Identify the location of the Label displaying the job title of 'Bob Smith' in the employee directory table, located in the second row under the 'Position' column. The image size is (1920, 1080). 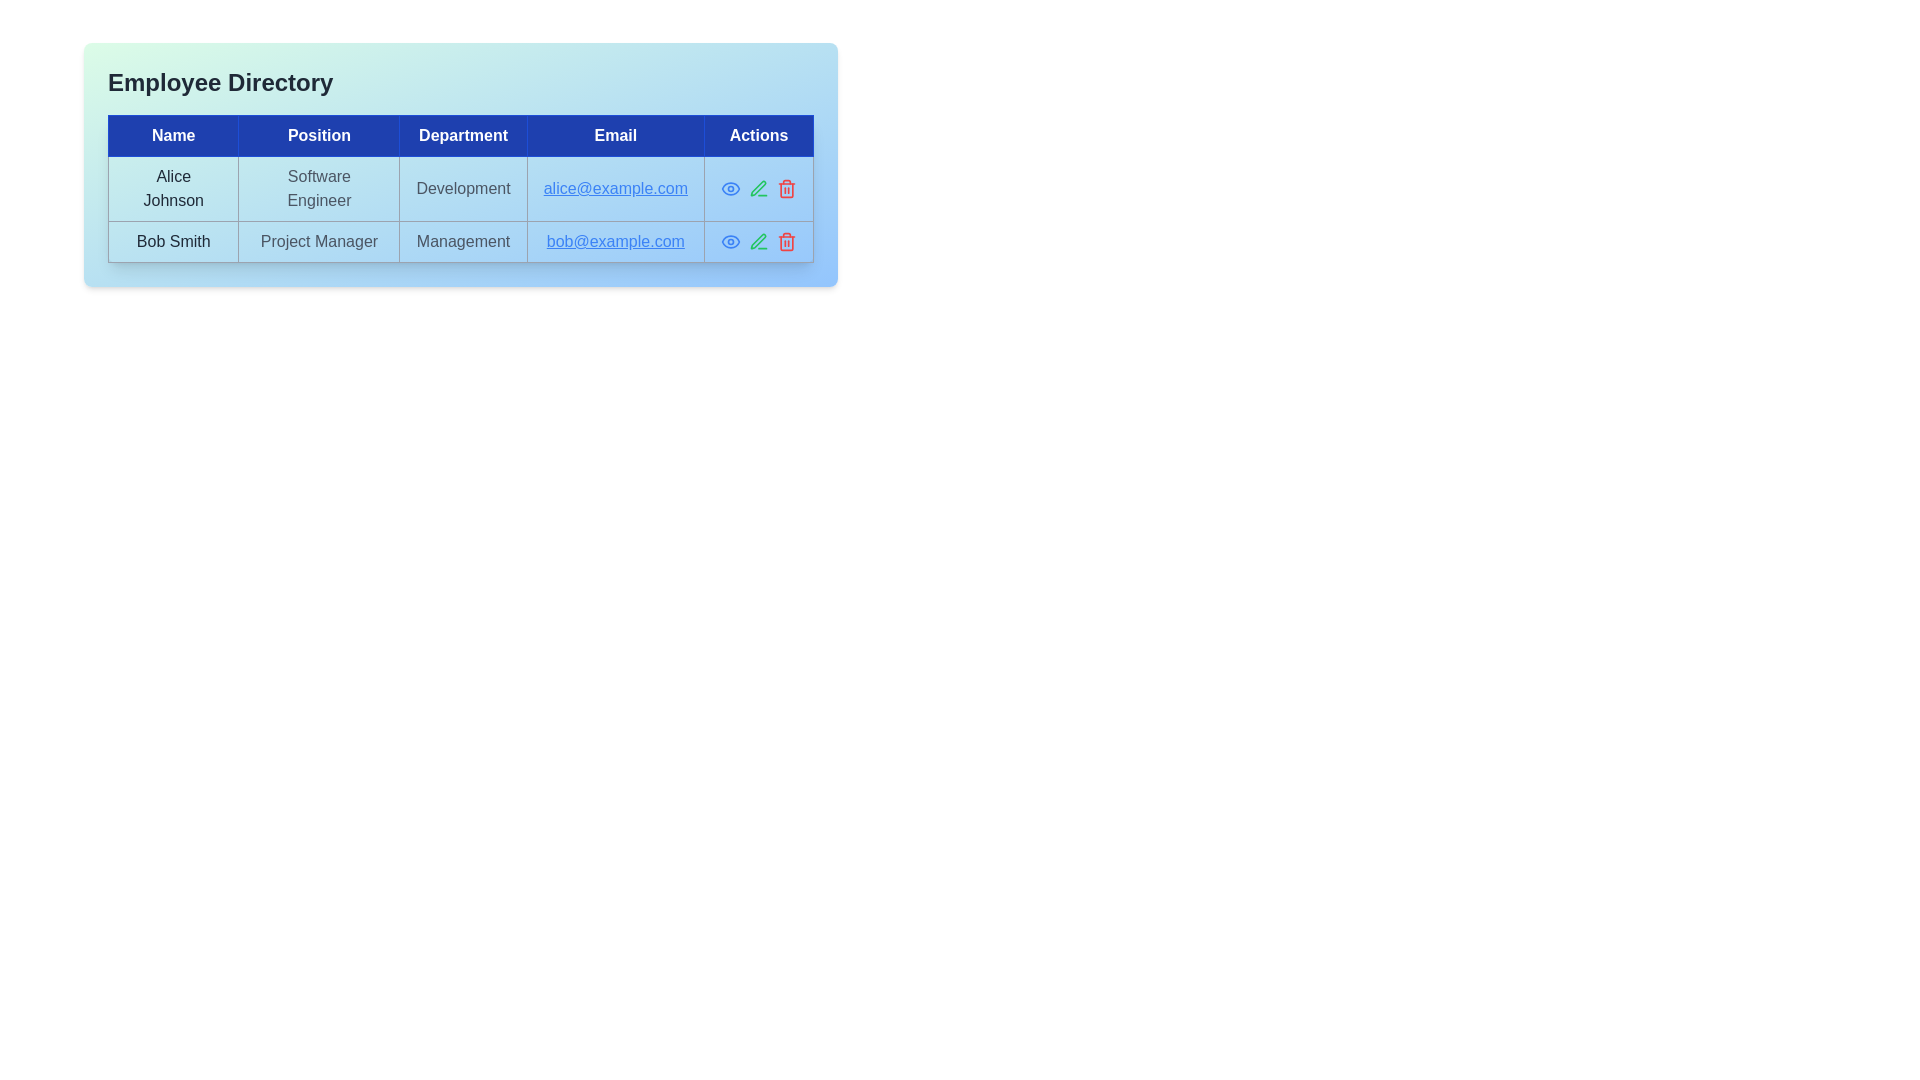
(318, 241).